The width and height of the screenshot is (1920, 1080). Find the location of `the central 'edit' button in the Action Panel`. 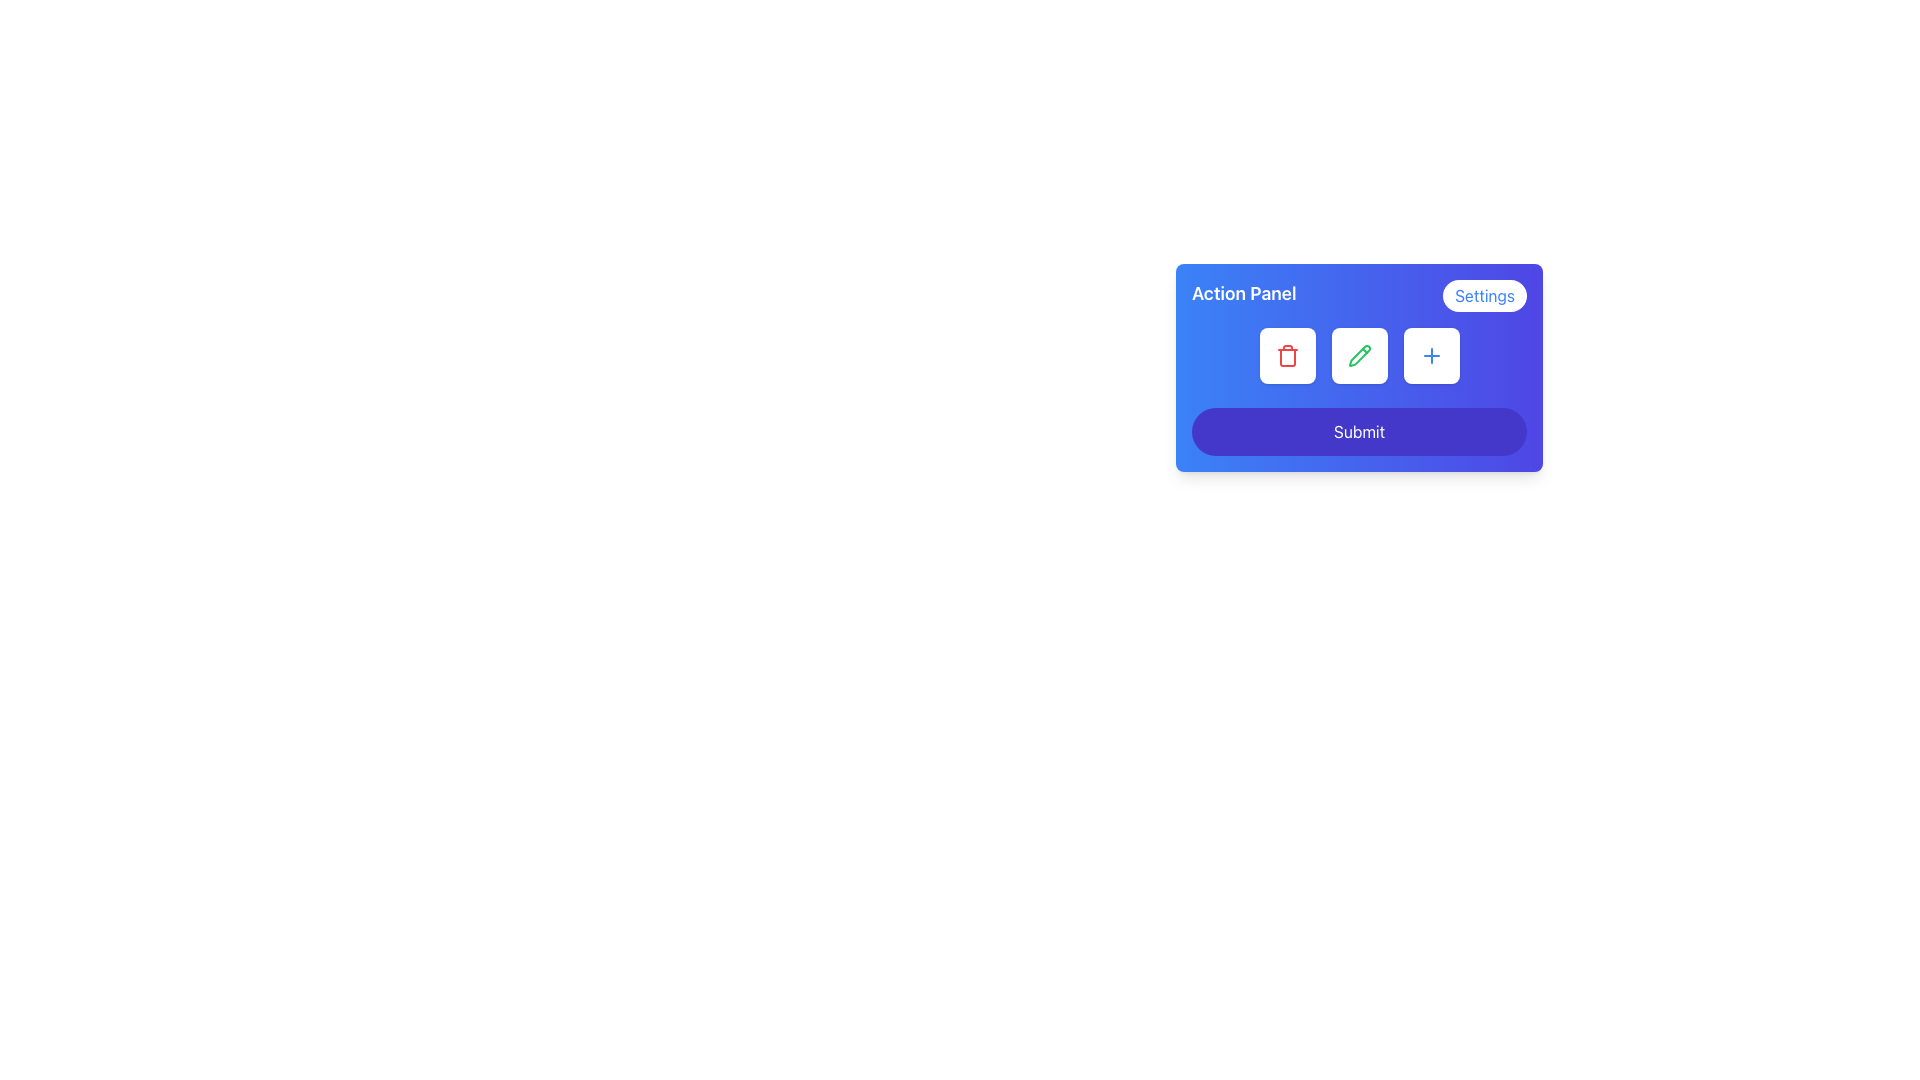

the central 'edit' button in the Action Panel is located at coordinates (1359, 354).